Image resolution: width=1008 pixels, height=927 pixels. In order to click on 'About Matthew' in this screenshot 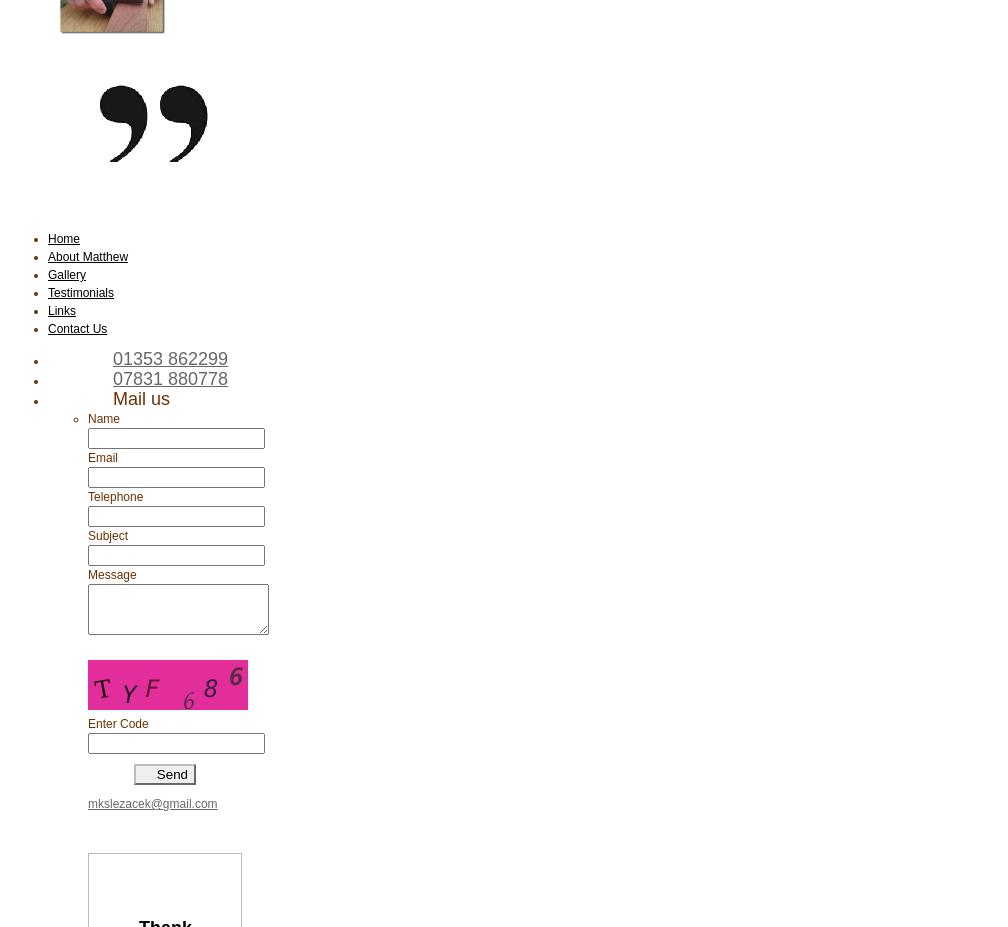, I will do `click(47, 256)`.